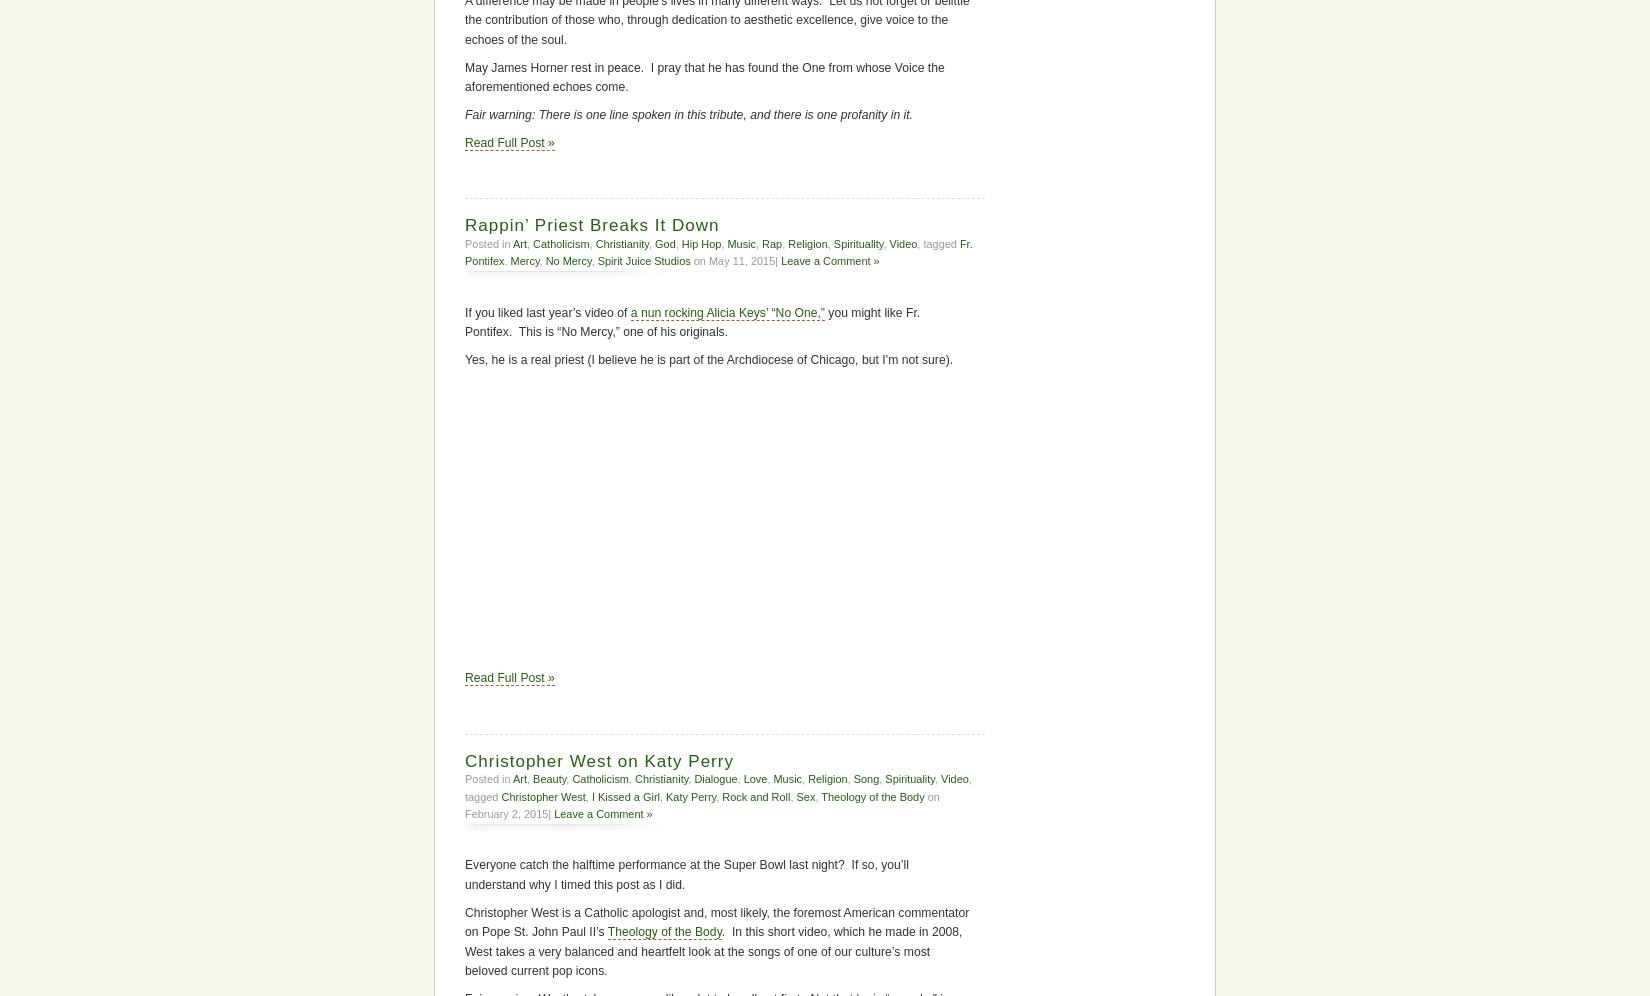  Describe the element at coordinates (714, 778) in the screenshot. I see `'Dialogue'` at that location.